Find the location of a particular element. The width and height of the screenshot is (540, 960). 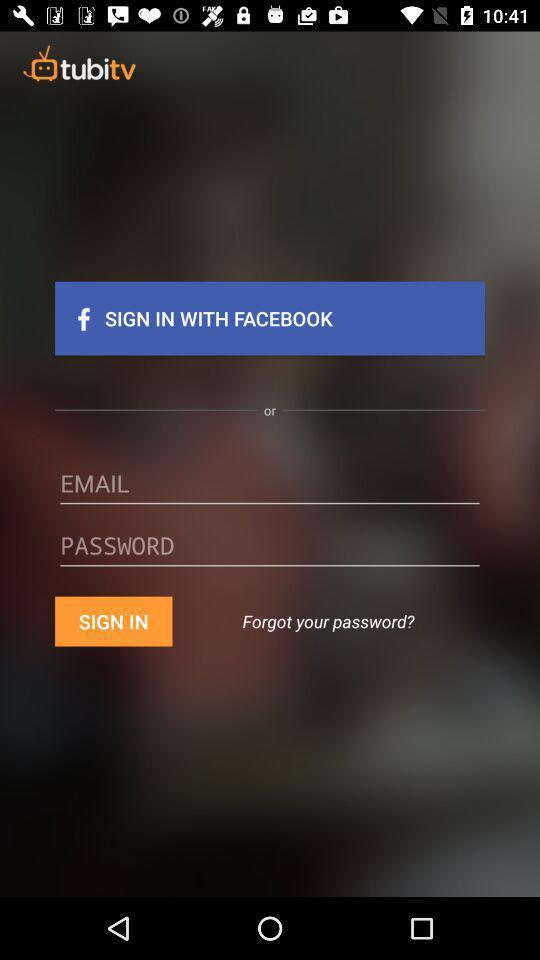

password is located at coordinates (270, 552).